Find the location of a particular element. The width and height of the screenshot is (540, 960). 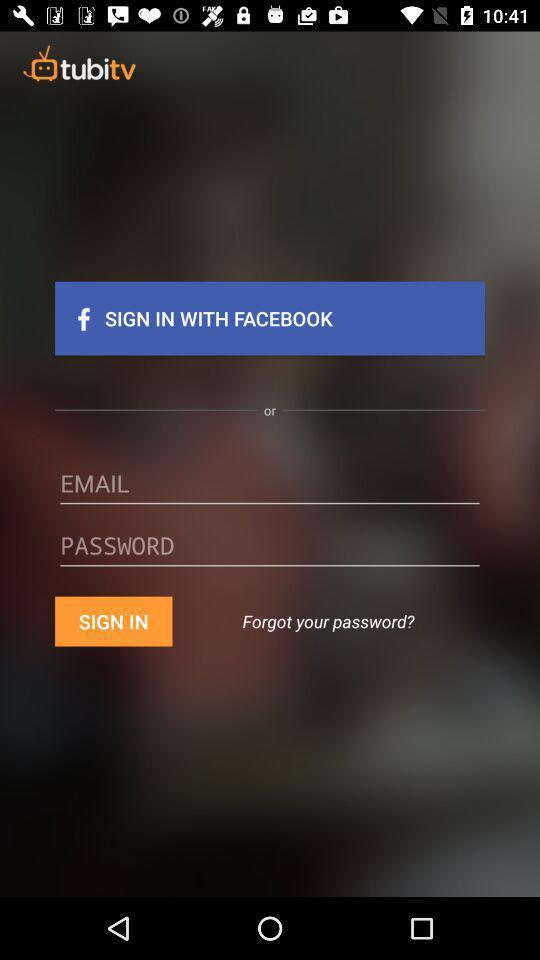

password is located at coordinates (270, 552).